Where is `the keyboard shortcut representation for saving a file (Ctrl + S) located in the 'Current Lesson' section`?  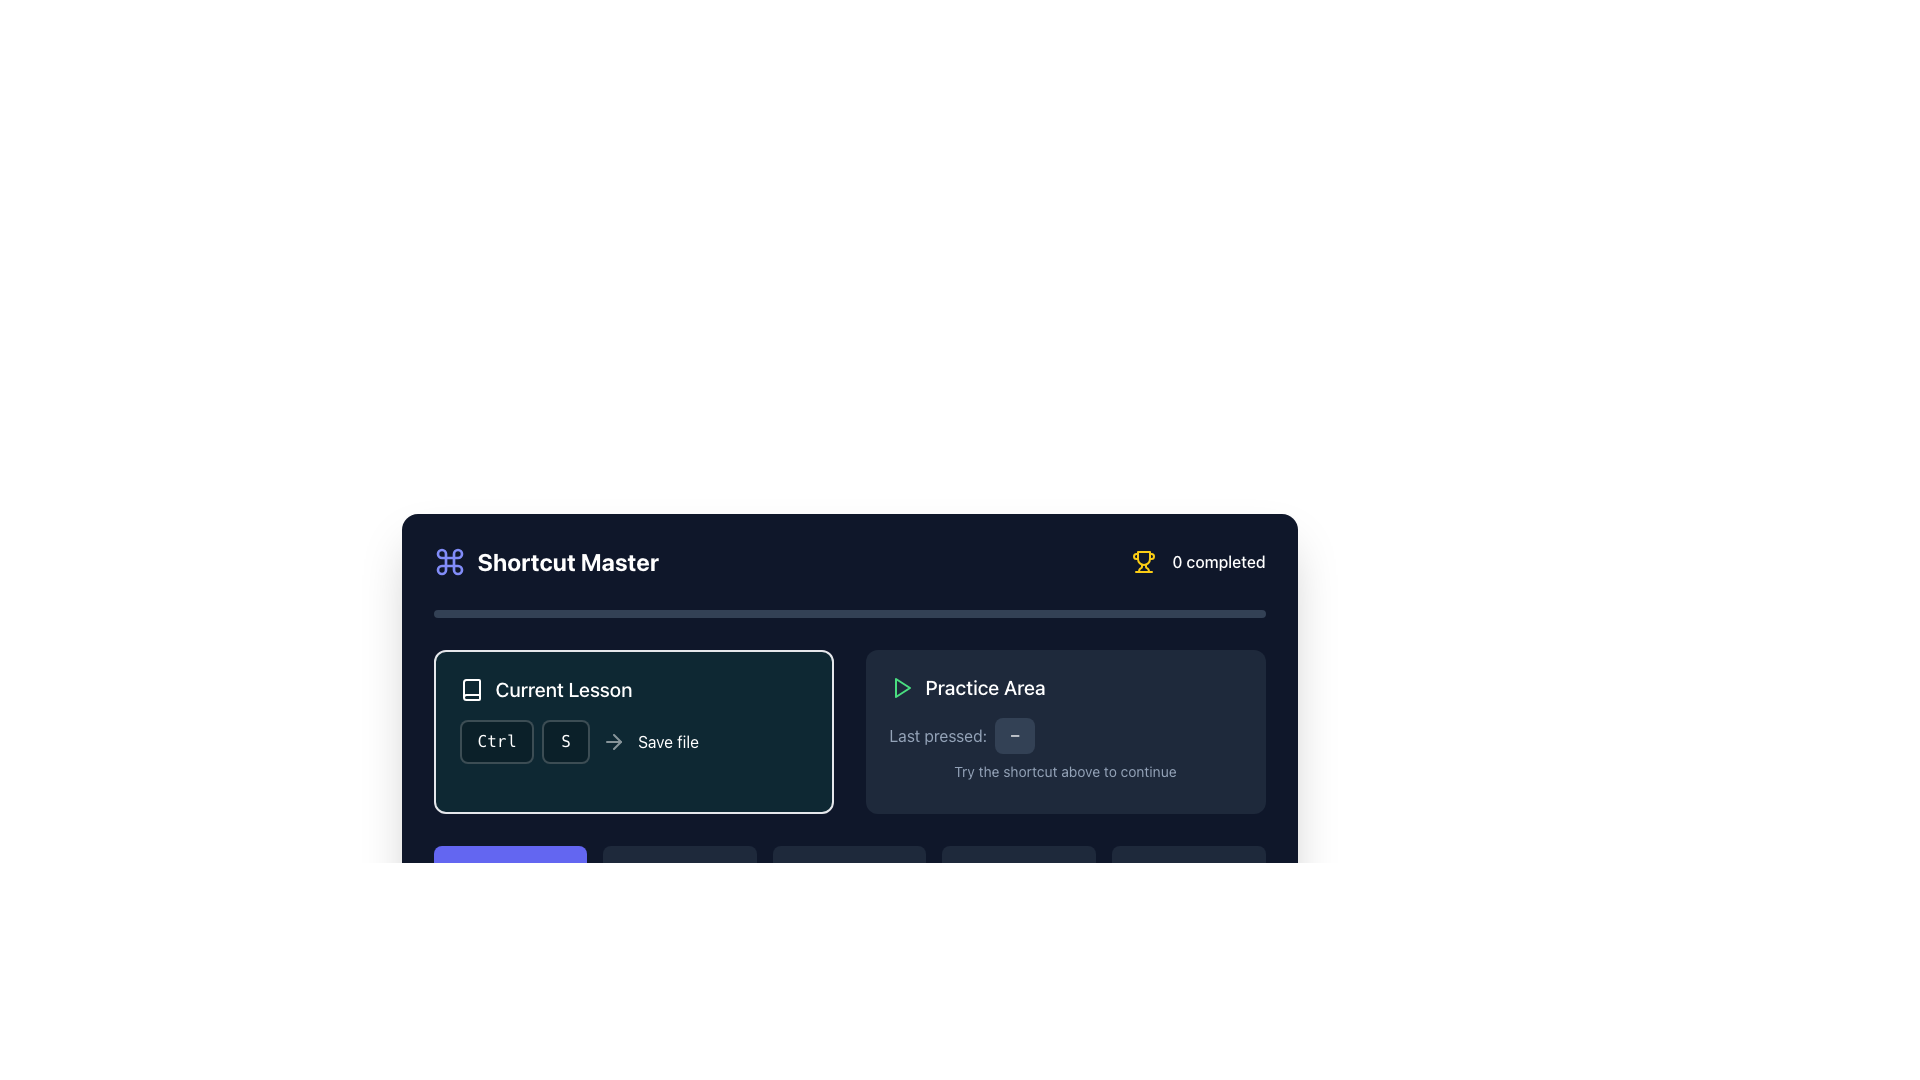
the keyboard shortcut representation for saving a file (Ctrl + S) located in the 'Current Lesson' section is located at coordinates (632, 741).